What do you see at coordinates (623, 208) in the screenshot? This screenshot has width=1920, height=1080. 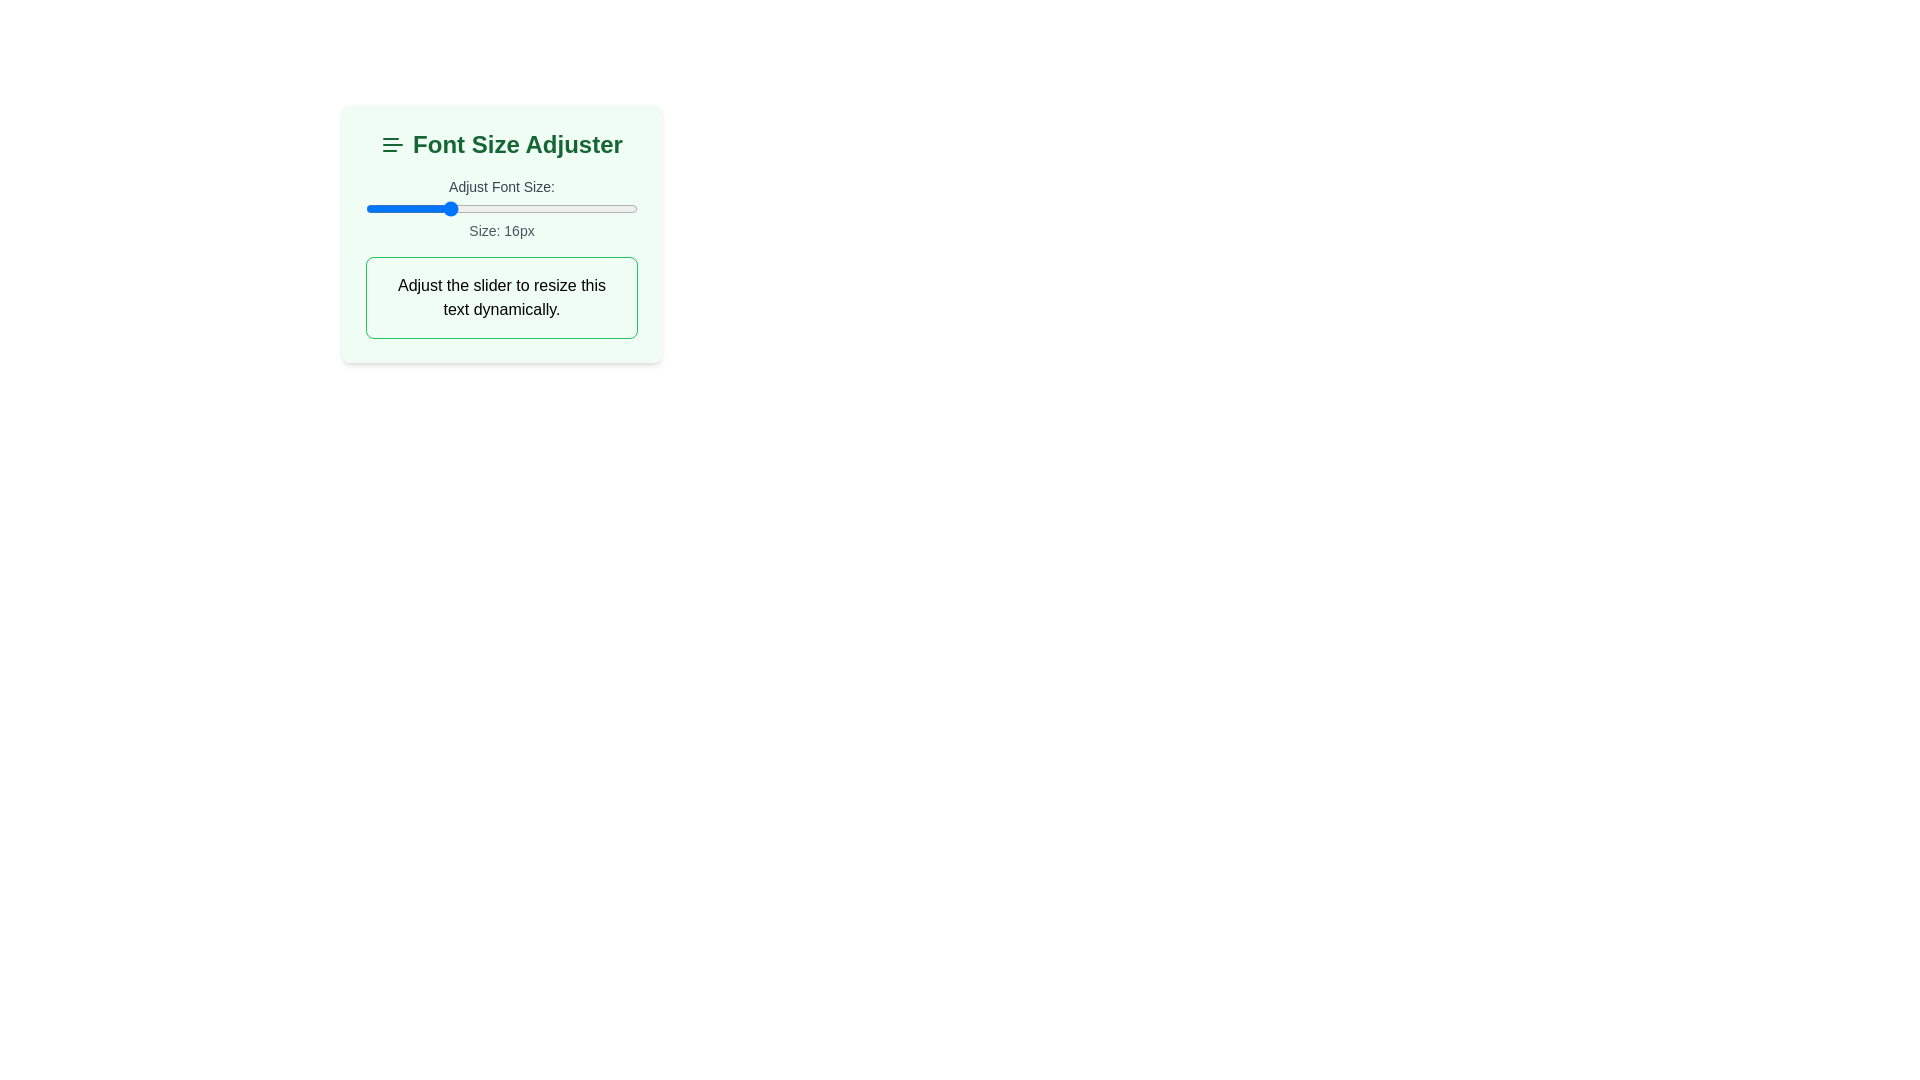 I see `the font size slider to 29 px` at bounding box center [623, 208].